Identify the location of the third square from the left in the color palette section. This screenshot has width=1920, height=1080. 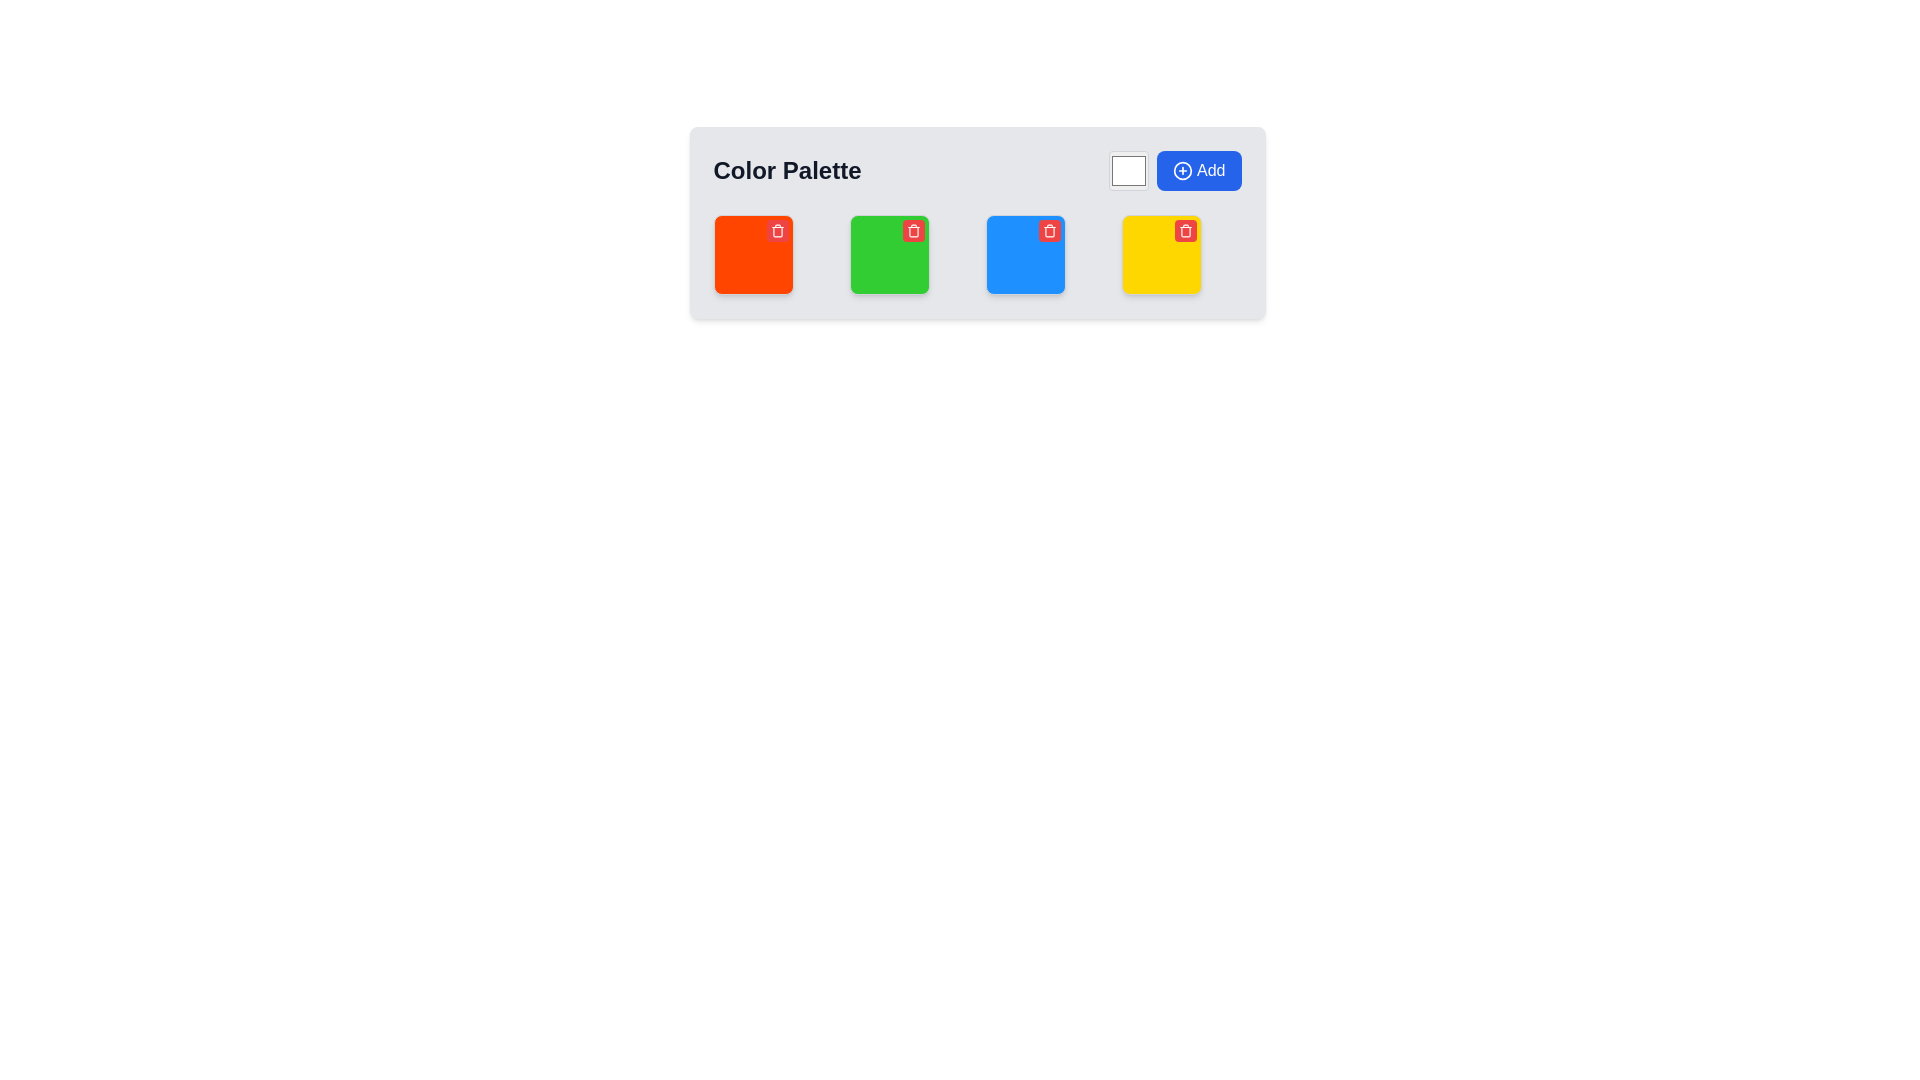
(977, 223).